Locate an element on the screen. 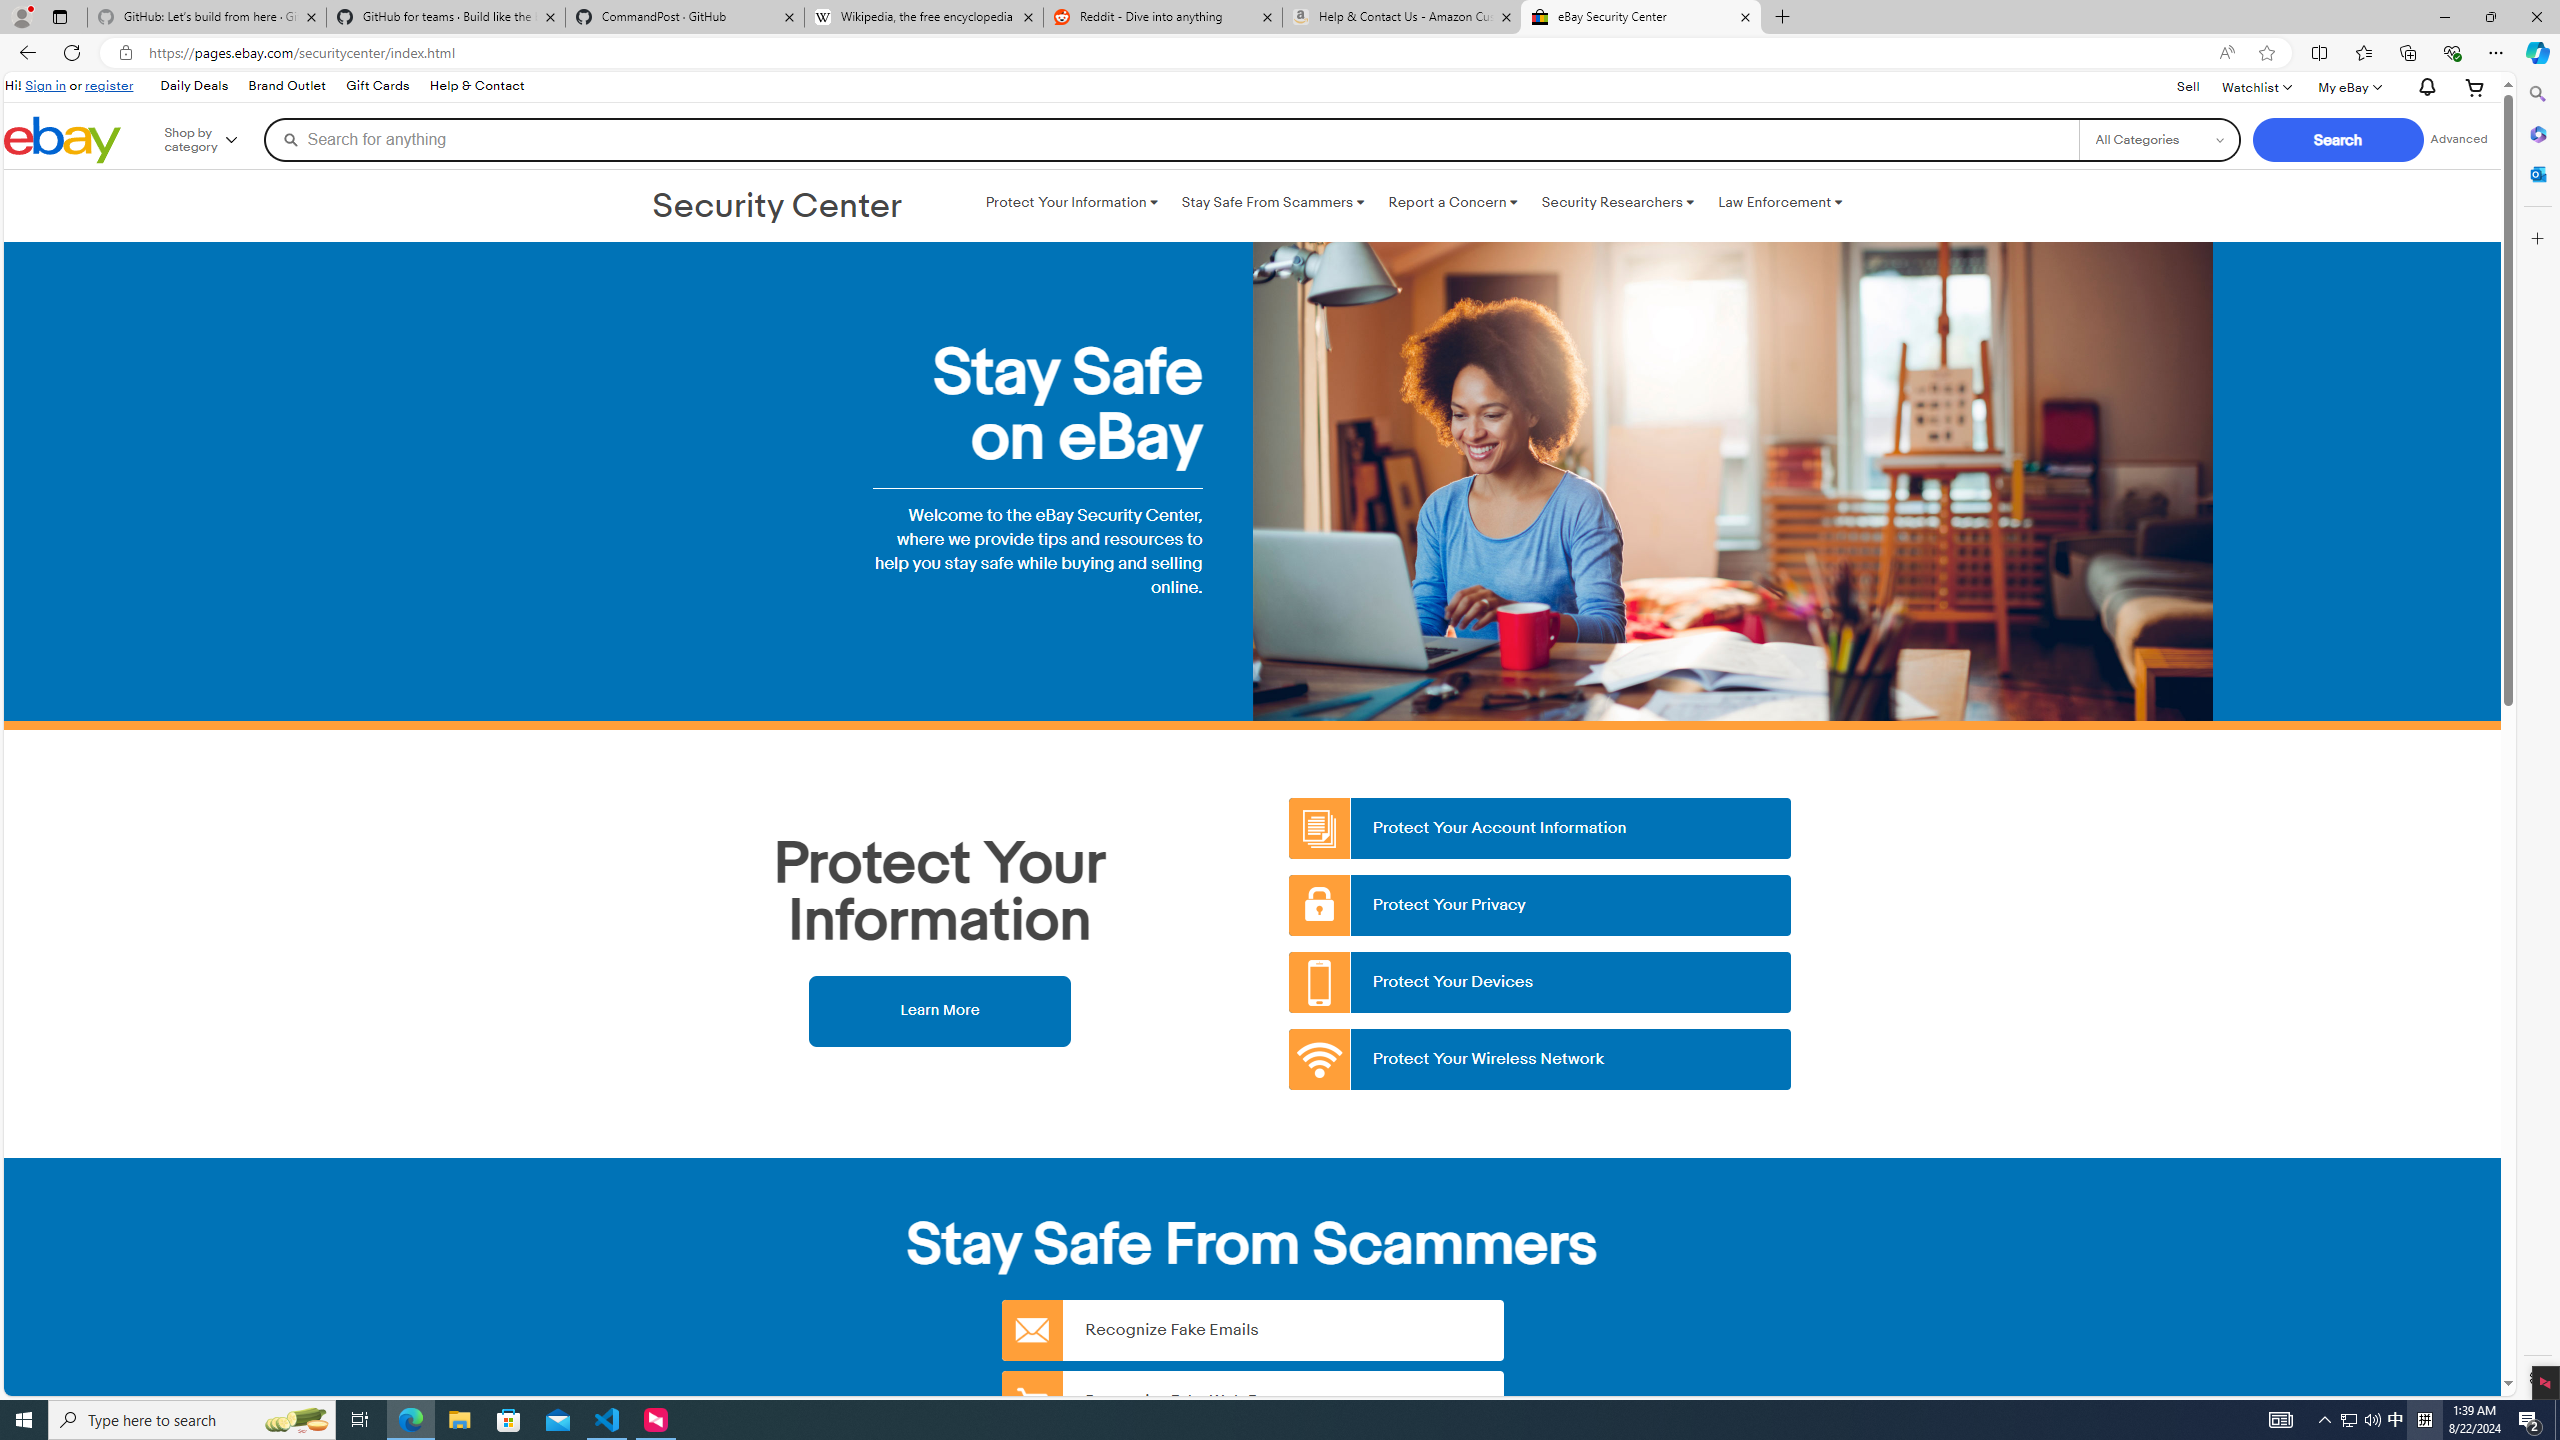 The width and height of the screenshot is (2560, 1440). 'Protect Your Wireless Network' is located at coordinates (1540, 1058).